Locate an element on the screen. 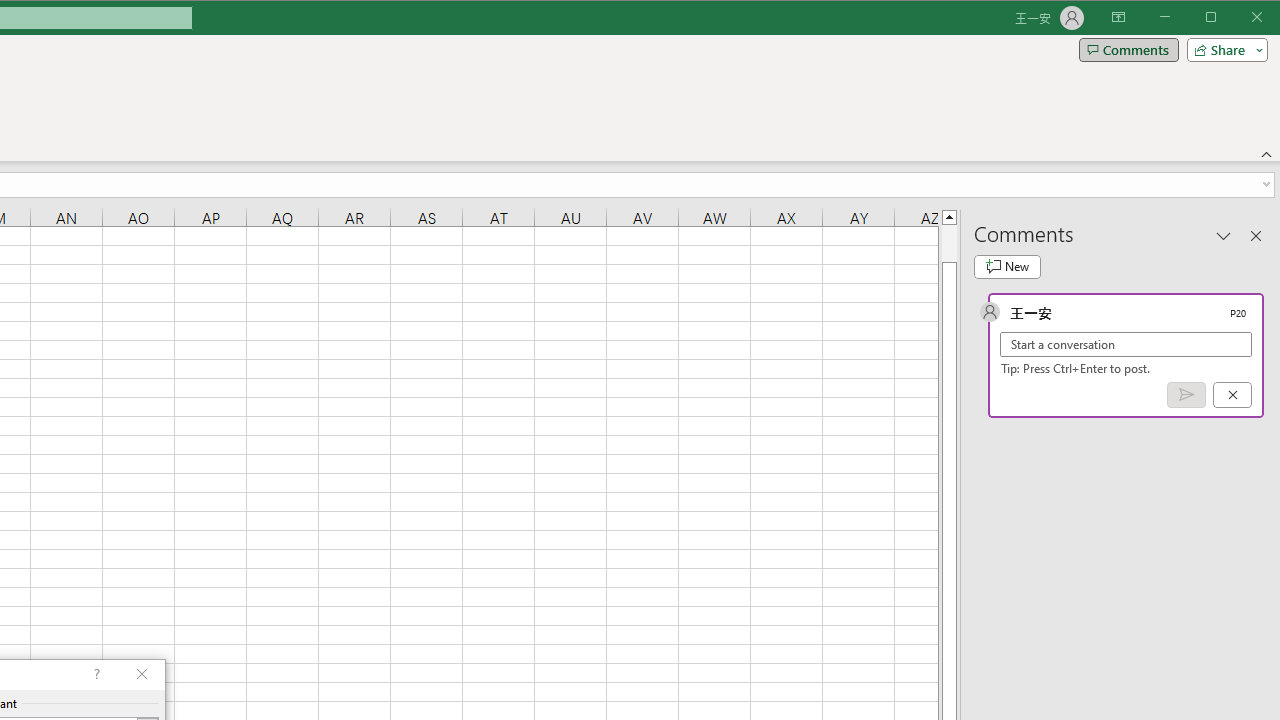 This screenshot has height=720, width=1280. 'New comment' is located at coordinates (1007, 266).